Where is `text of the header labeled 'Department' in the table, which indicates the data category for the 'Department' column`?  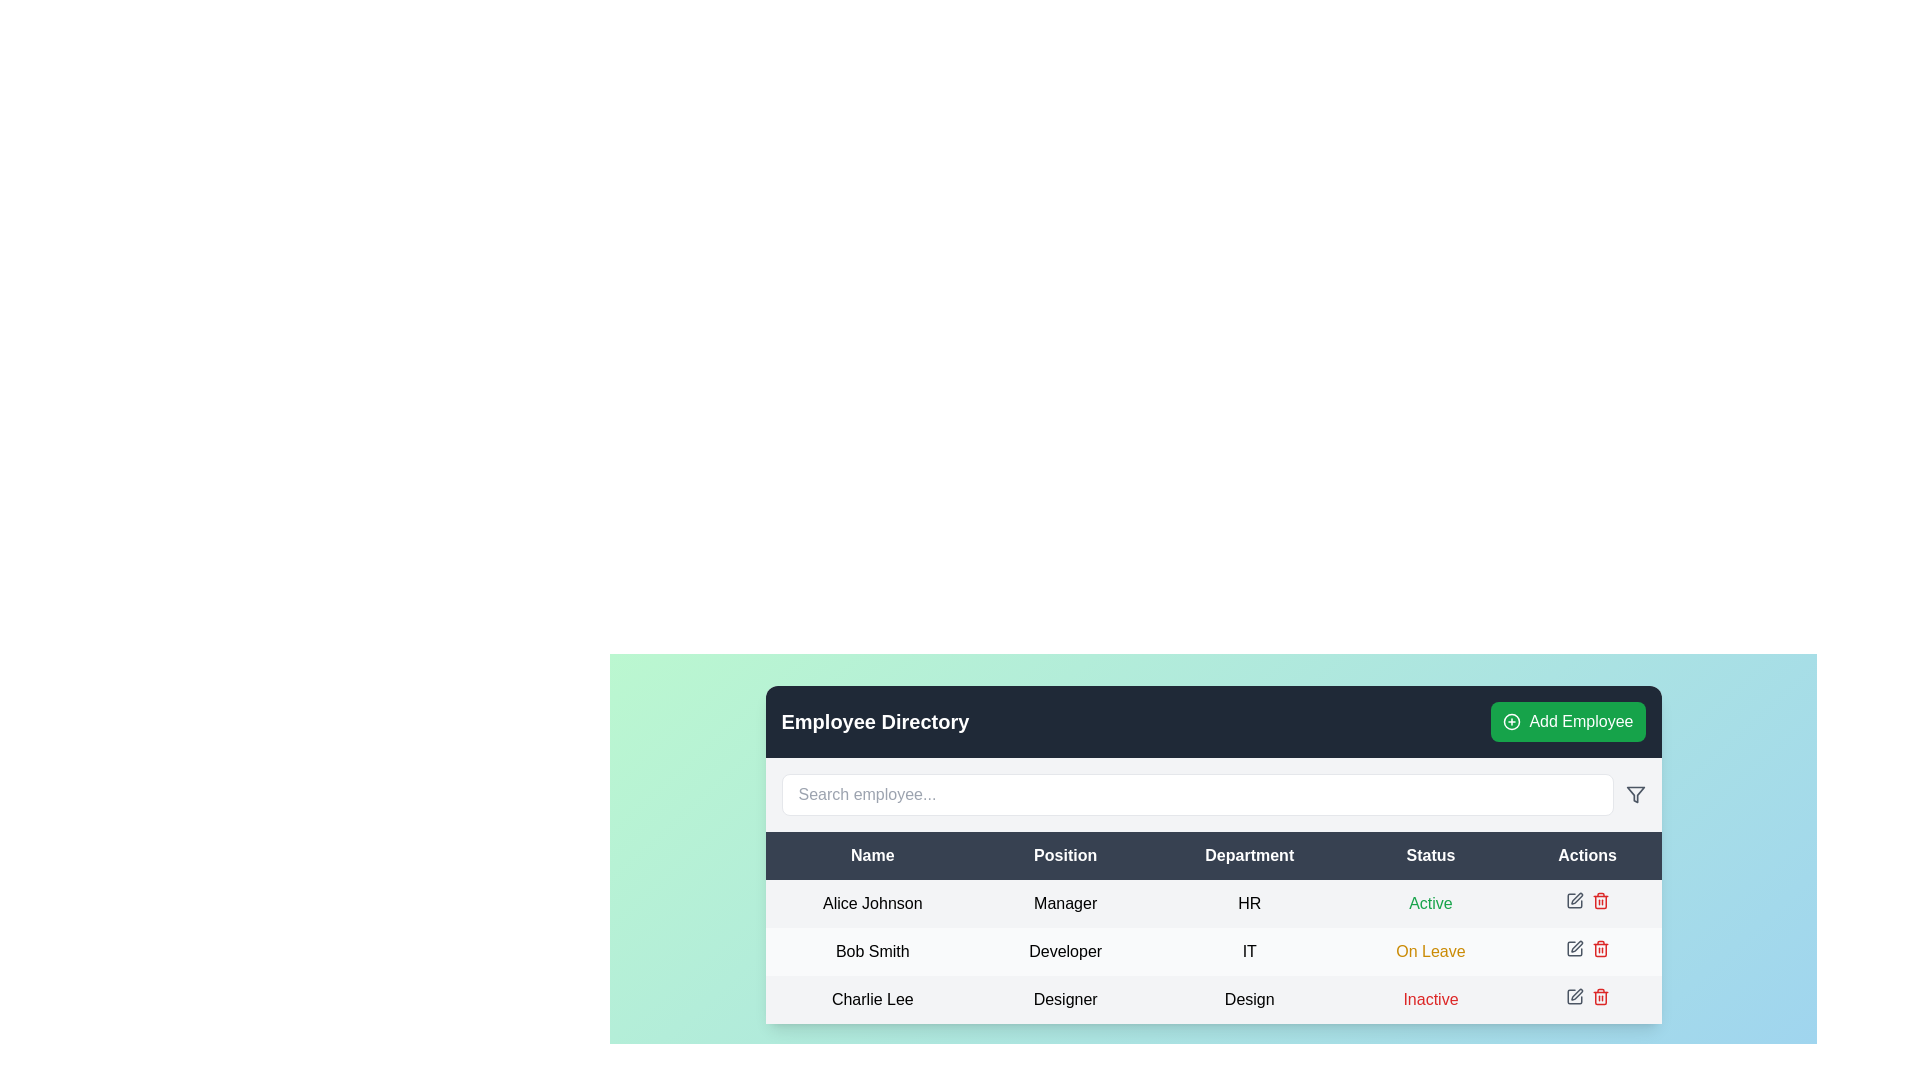
text of the header labeled 'Department' in the table, which indicates the data category for the 'Department' column is located at coordinates (1212, 855).